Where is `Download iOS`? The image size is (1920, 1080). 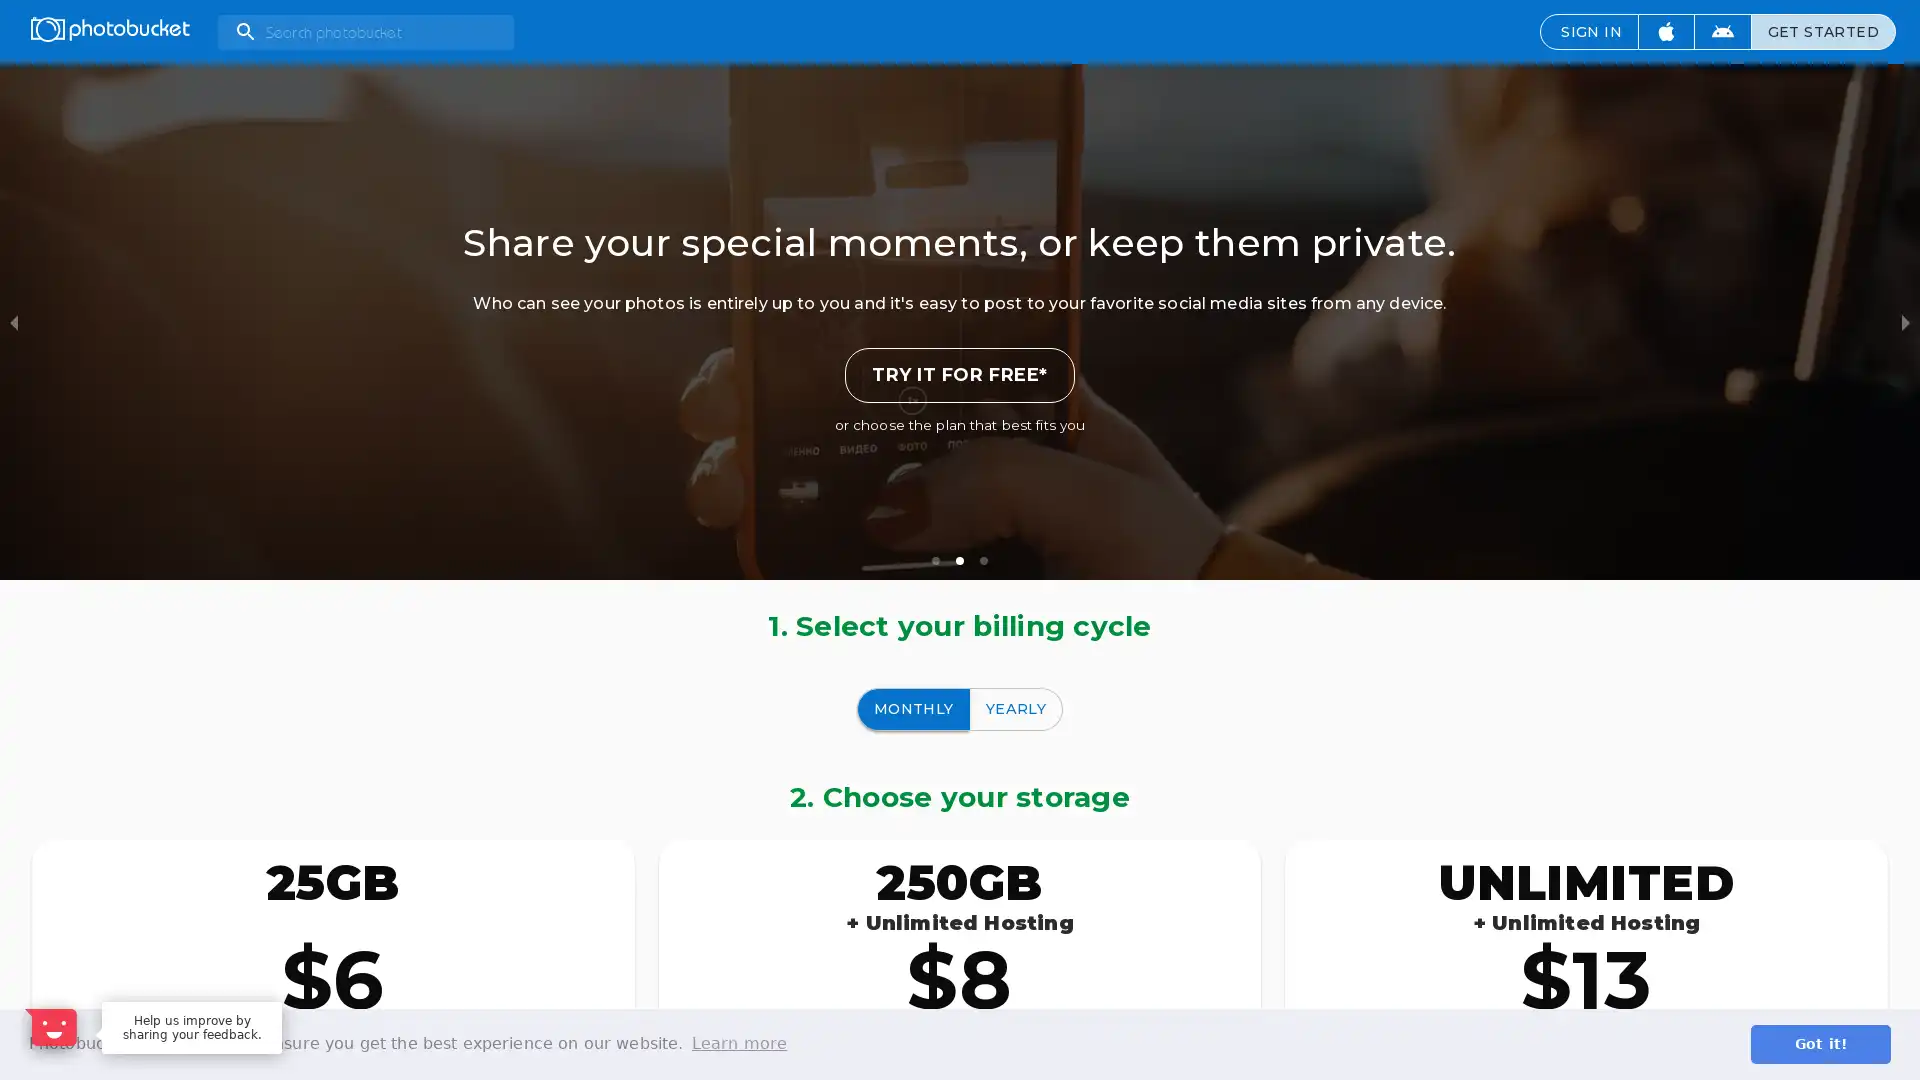
Download iOS is located at coordinates (1666, 31).